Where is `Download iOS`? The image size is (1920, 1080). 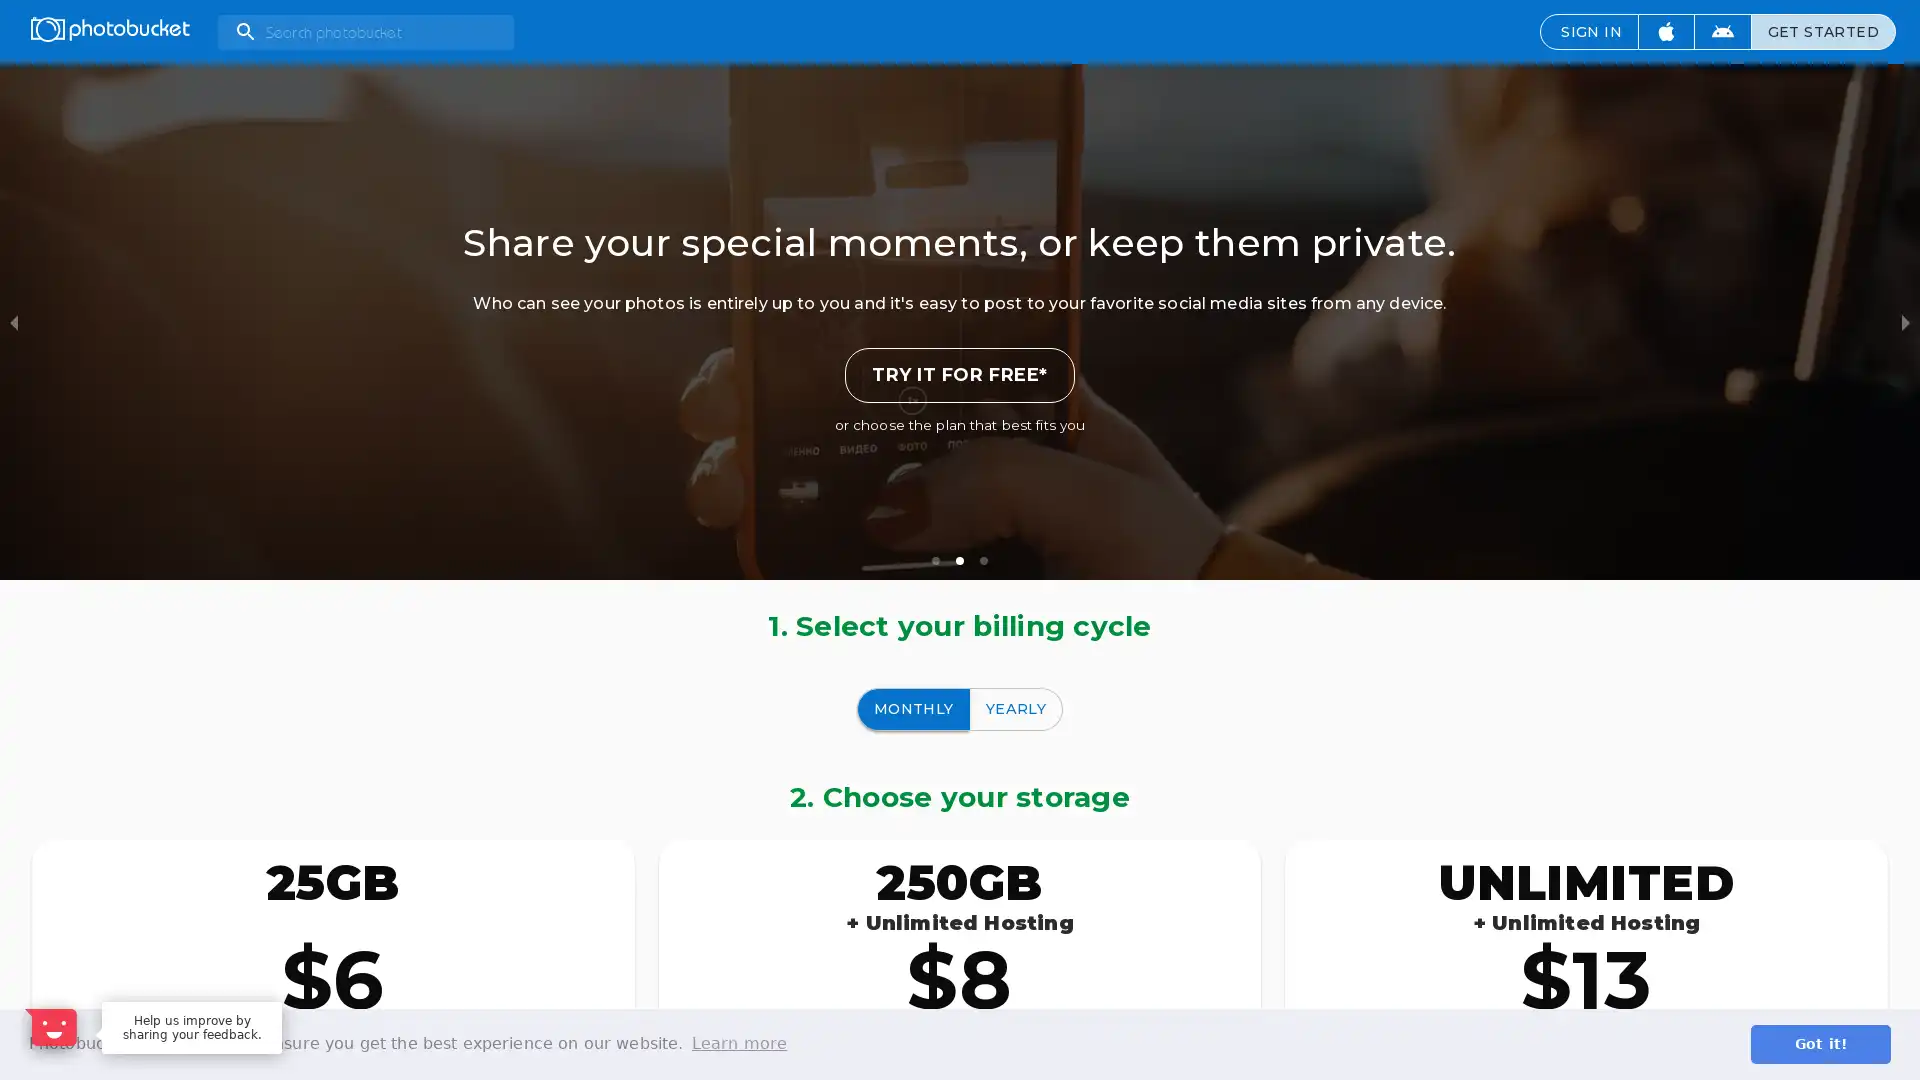
Download iOS is located at coordinates (1666, 31).